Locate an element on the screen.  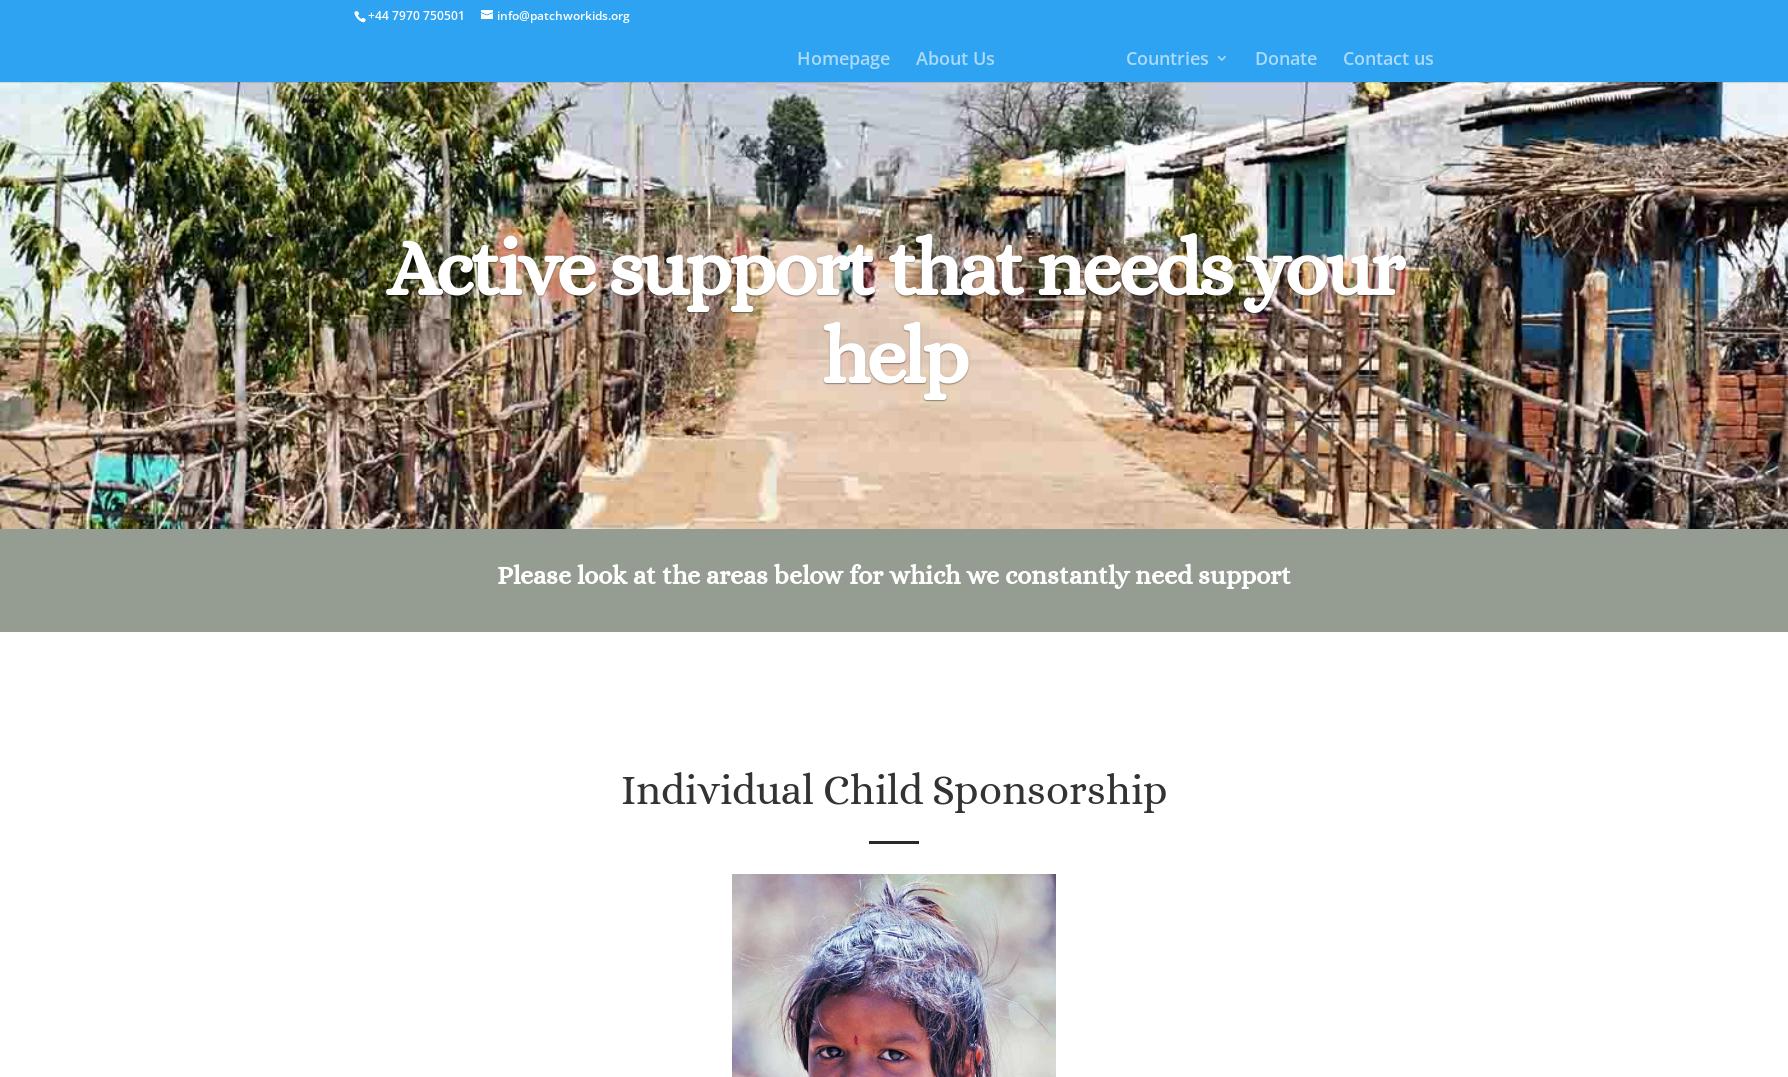
'Homepage' is located at coordinates (842, 55).